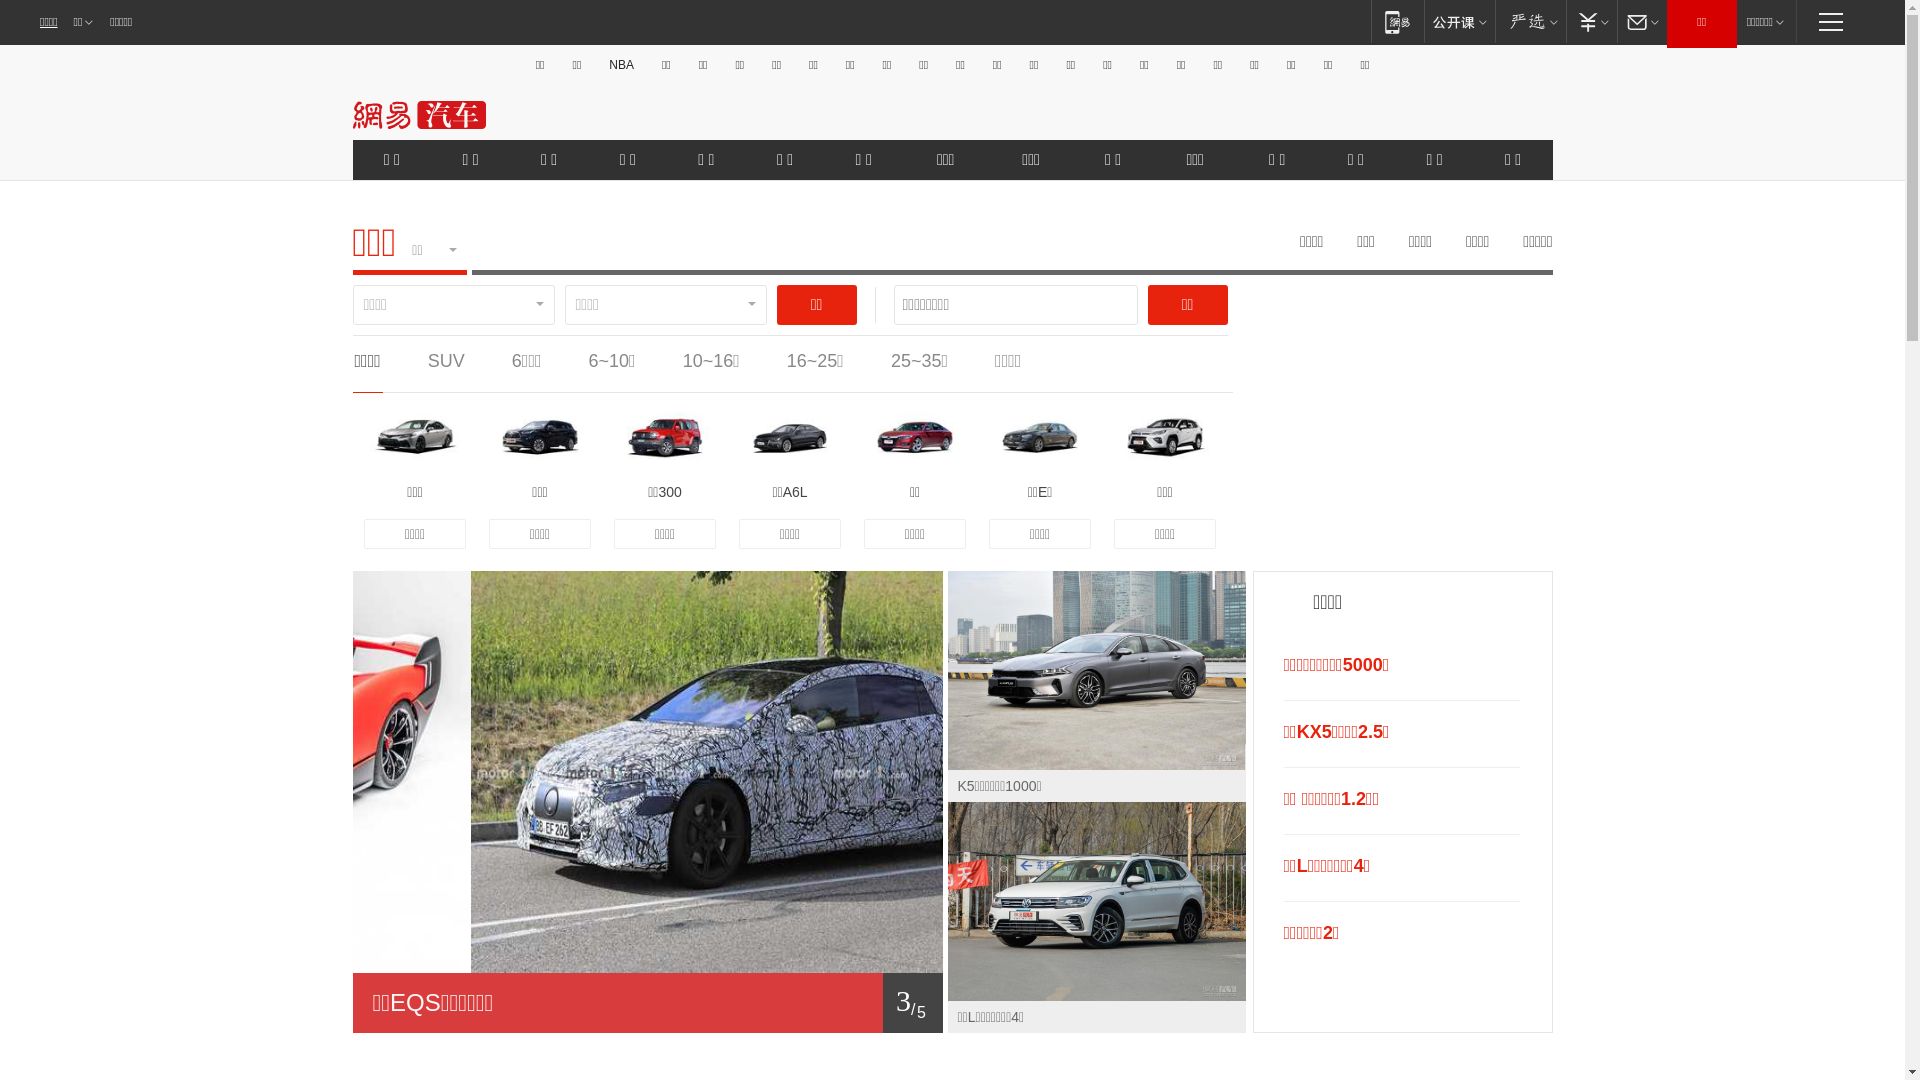 This screenshot has height=1080, width=1920. I want to click on 'SUV', so click(445, 361).